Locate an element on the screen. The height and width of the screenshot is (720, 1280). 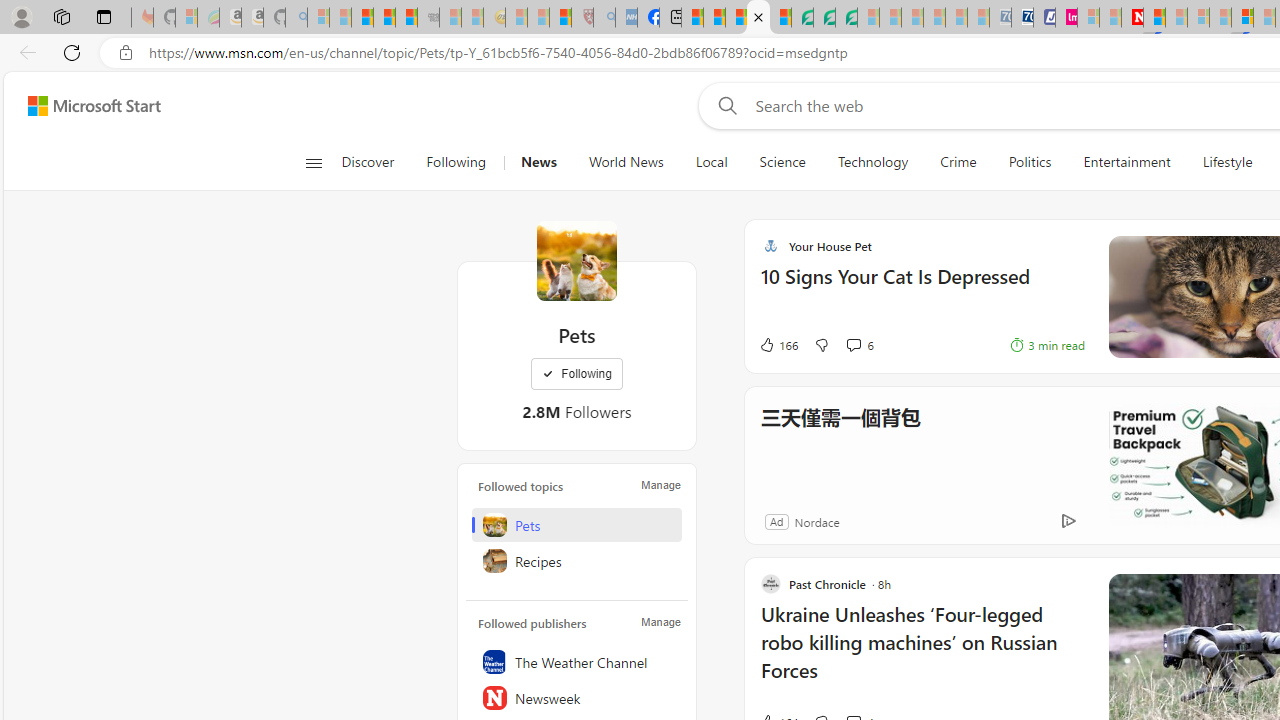
'Pets' is located at coordinates (576, 524).